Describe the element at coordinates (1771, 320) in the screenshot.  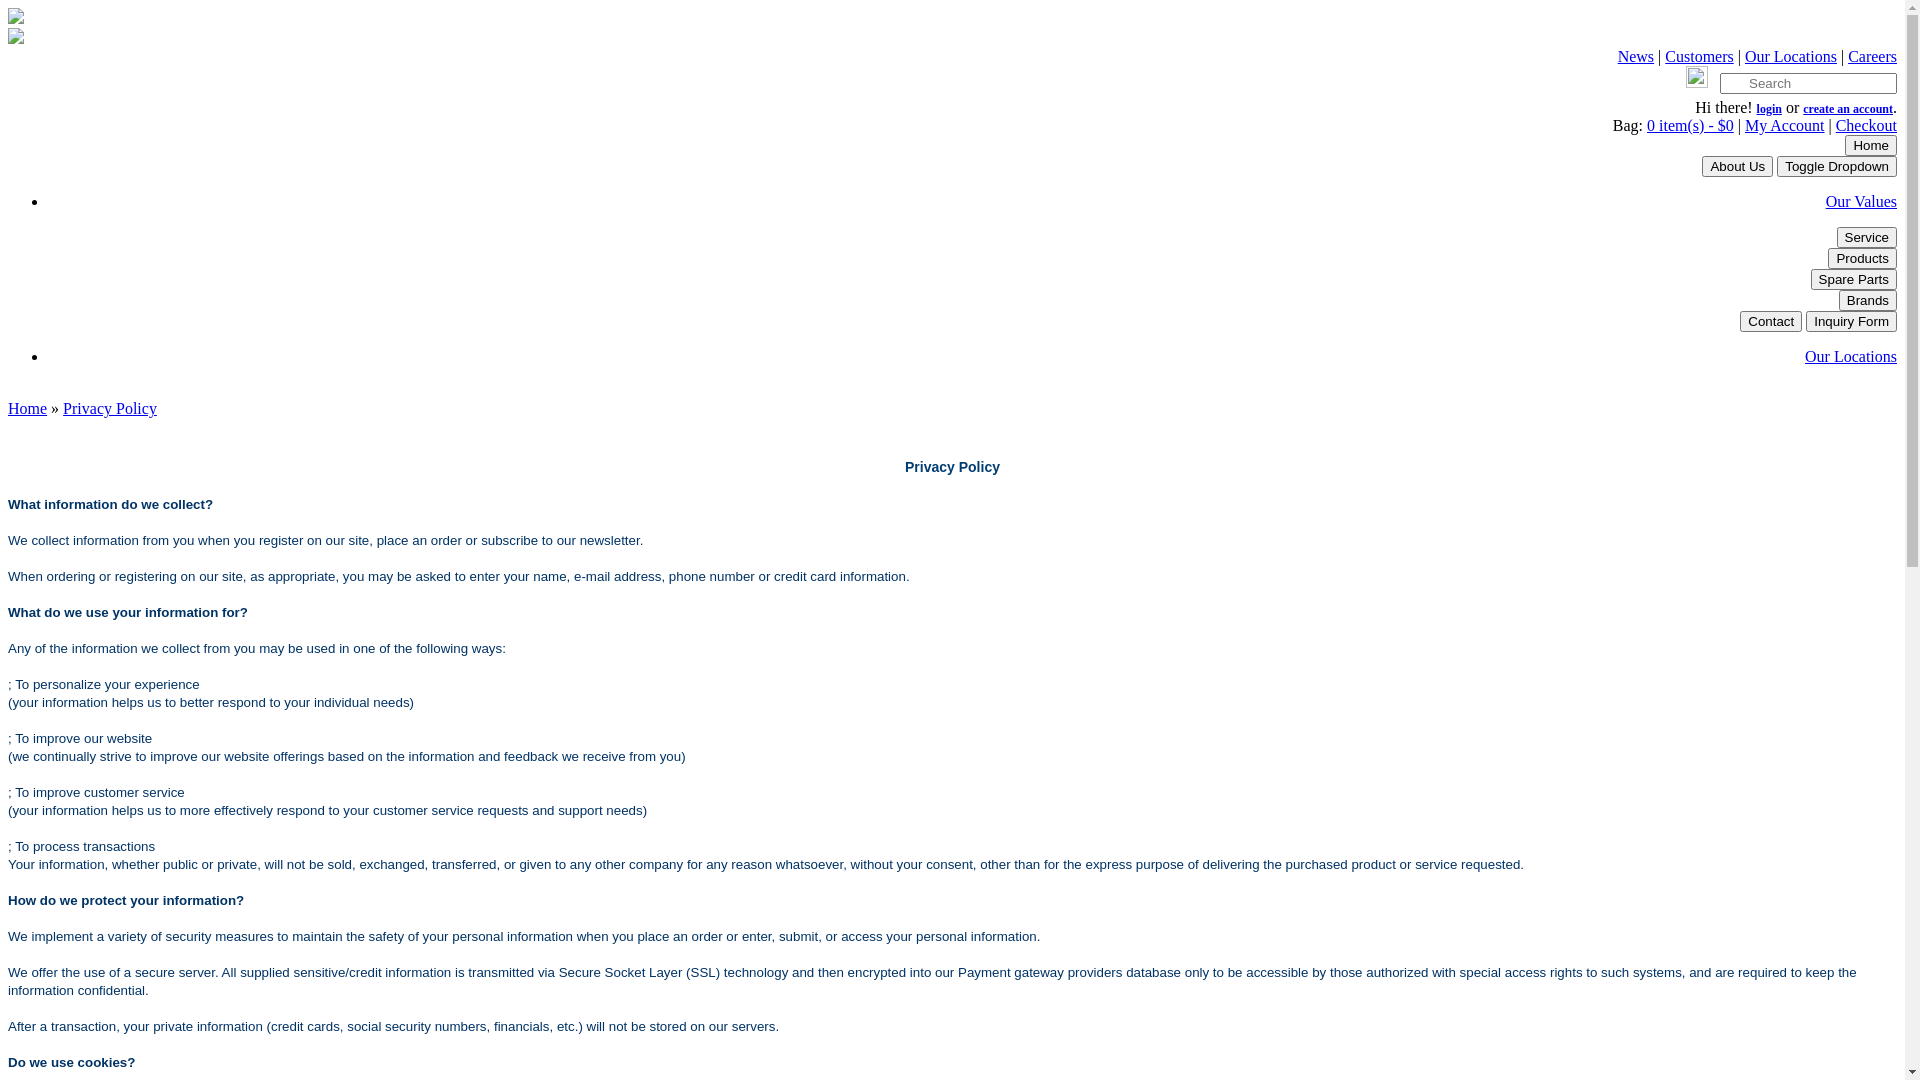
I see `'Contact'` at that location.